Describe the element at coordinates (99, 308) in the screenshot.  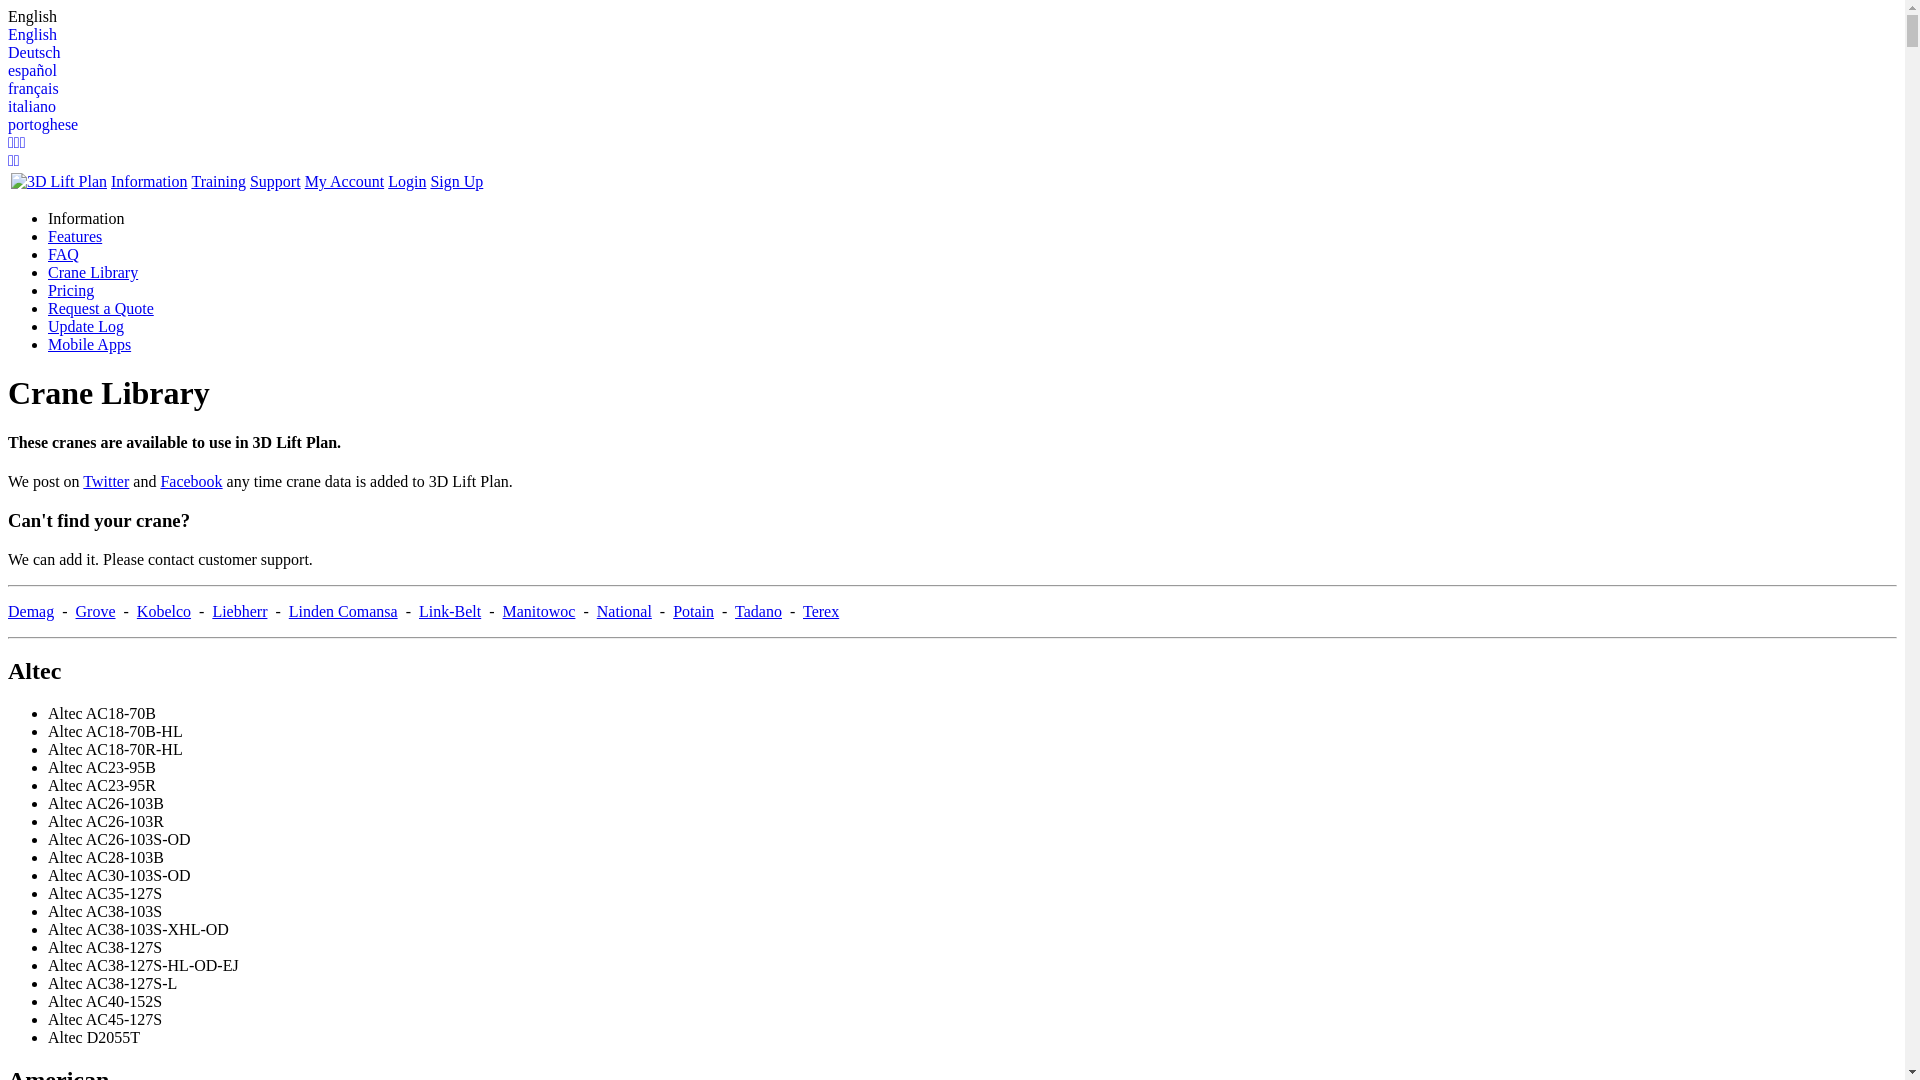
I see `'Request a Quote'` at that location.